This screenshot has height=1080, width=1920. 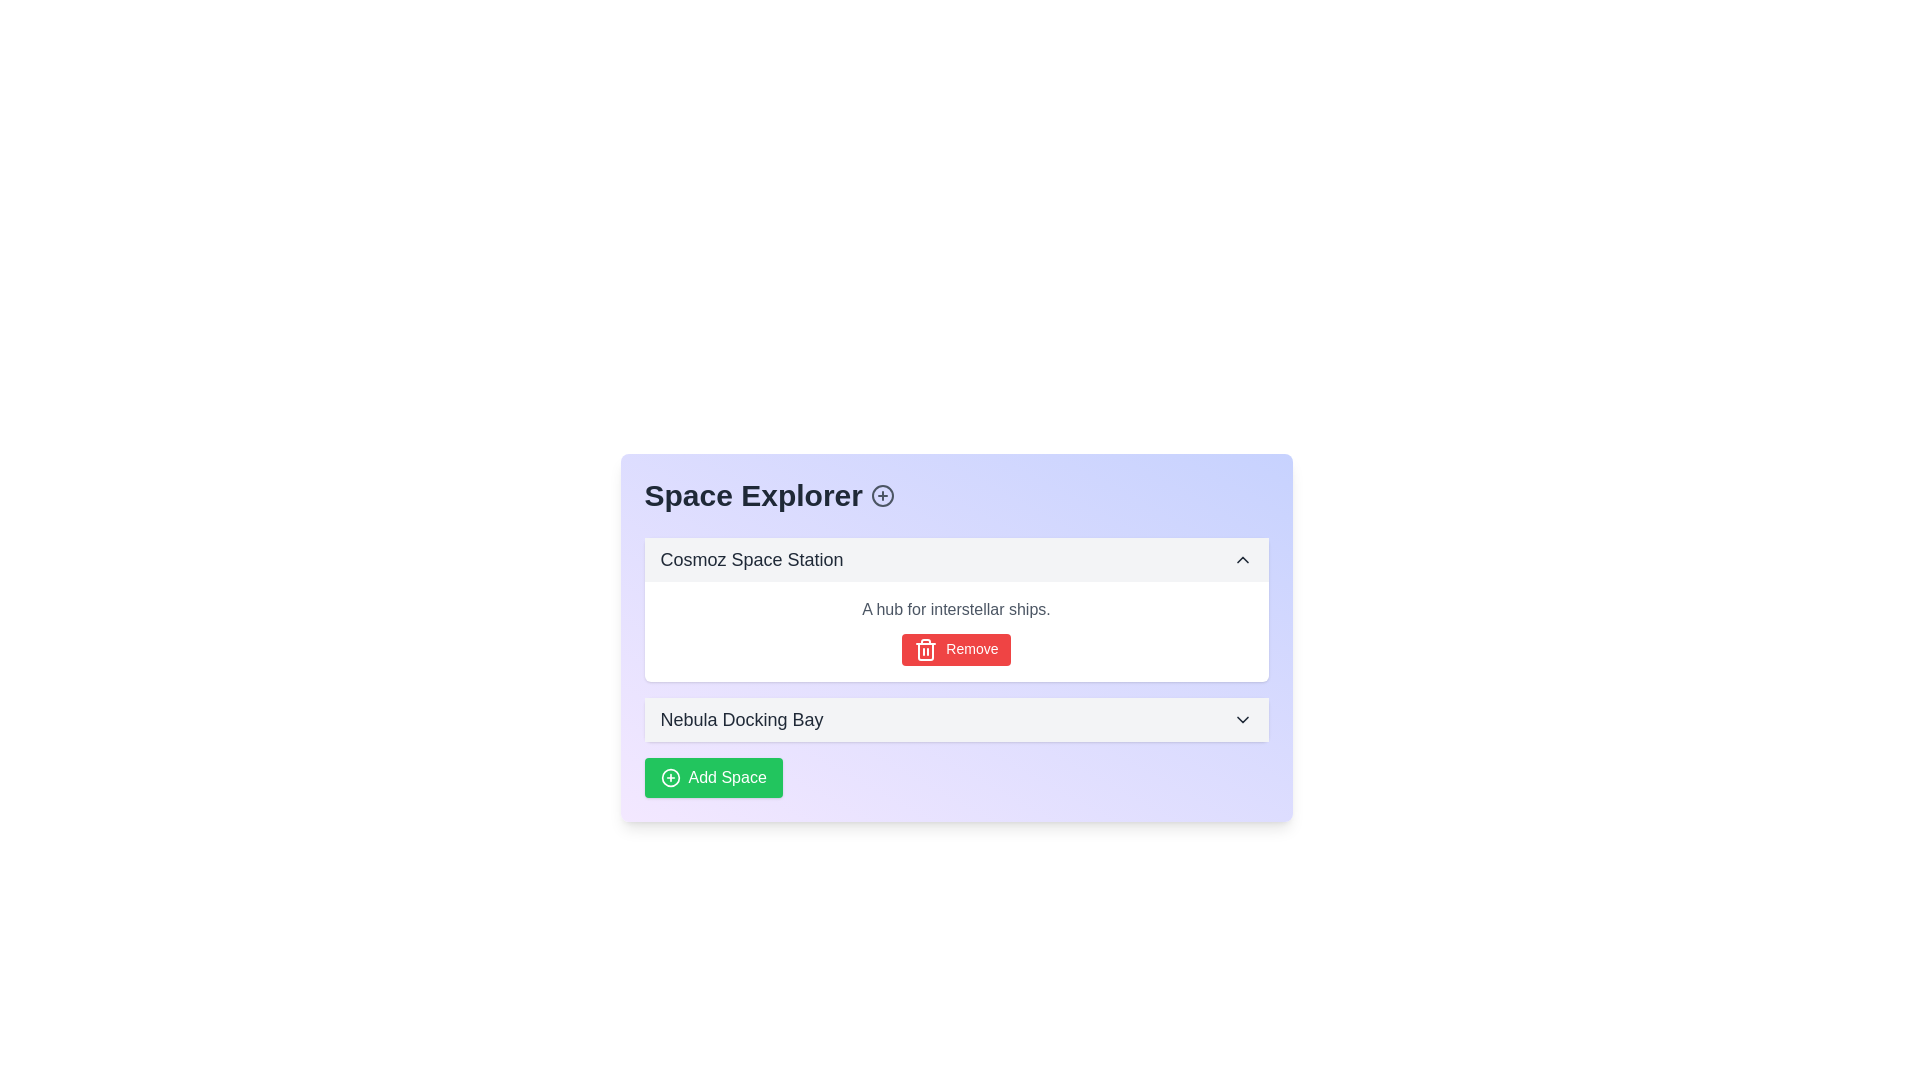 What do you see at coordinates (713, 777) in the screenshot?
I see `the 'Add Space' button, which is a green button with rounded corners and white text, located at the bottom of the 'Space Explorer' section` at bounding box center [713, 777].